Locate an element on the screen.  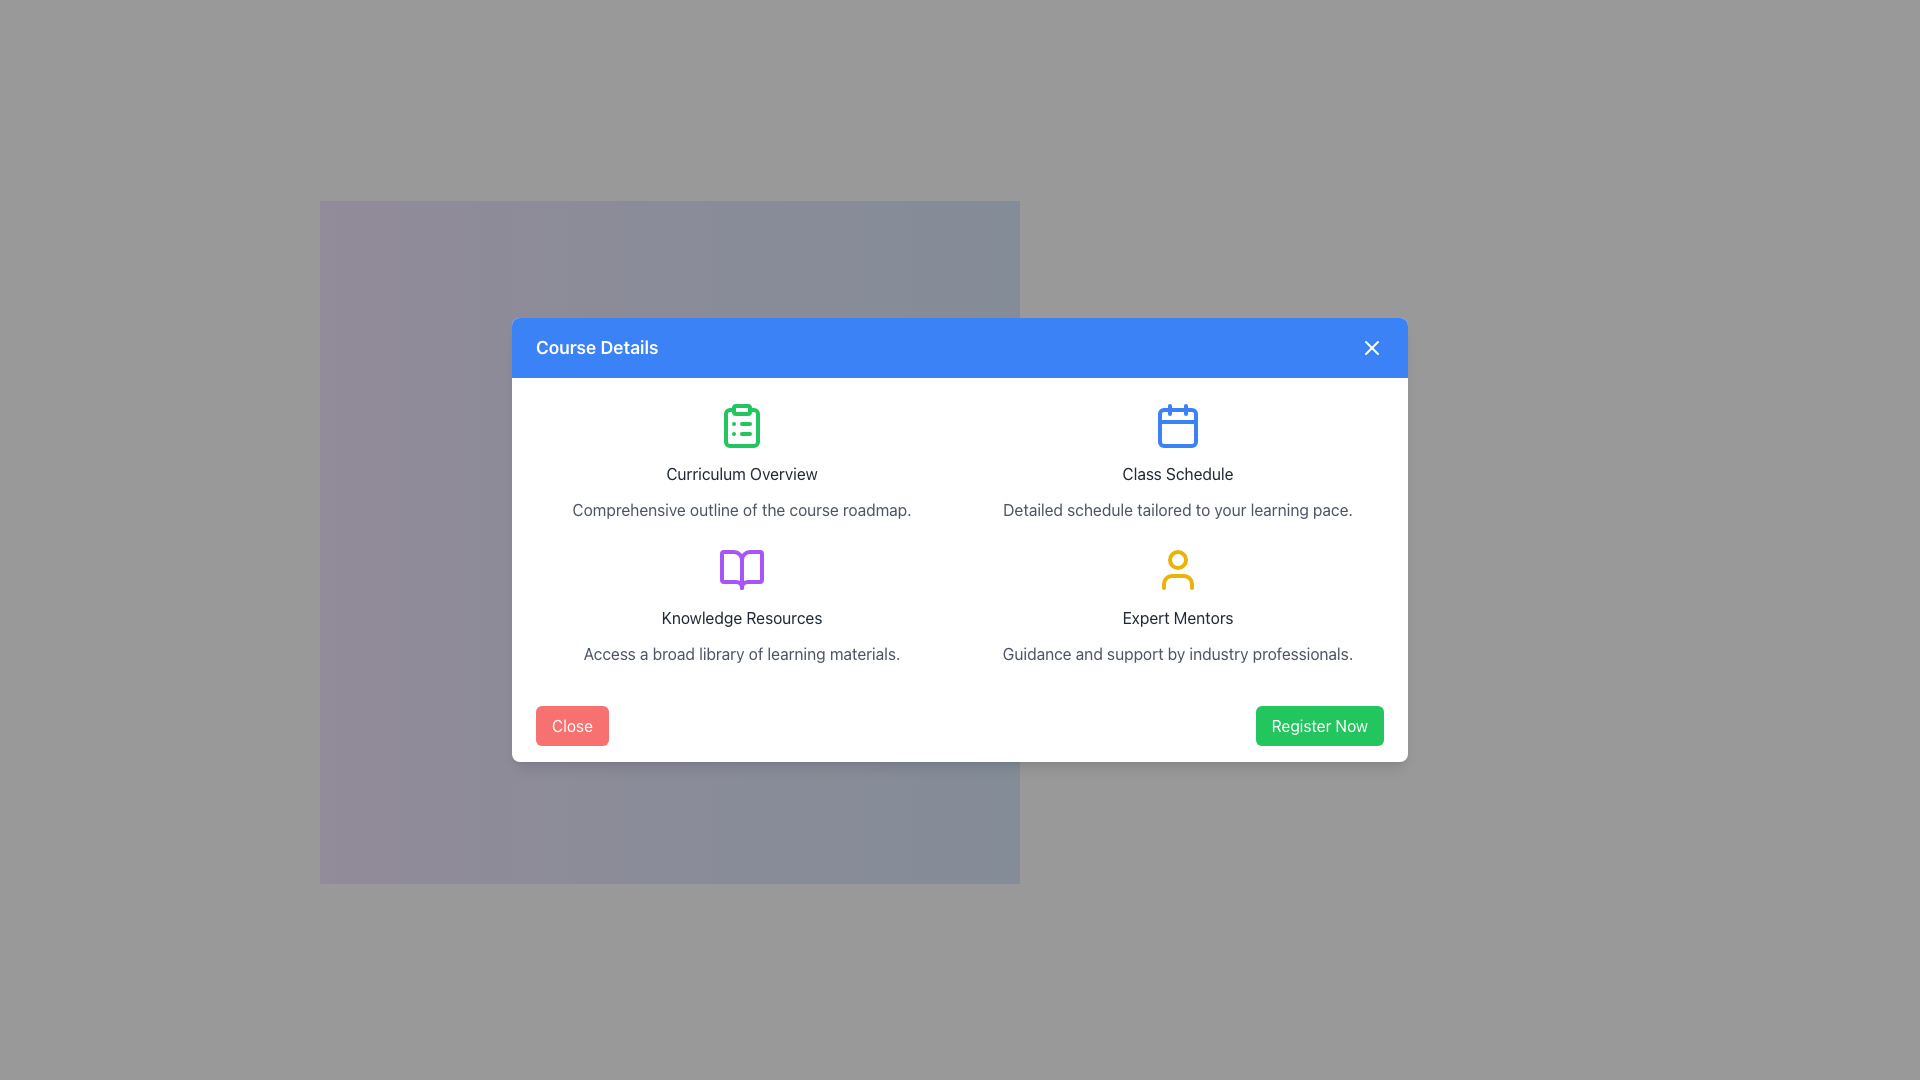
the Decorative Icon Component, which is a solid blue rounded rectangle inside the 'Class Schedule' calendar icon located in the top-right quadrant of the interface is located at coordinates (1177, 427).